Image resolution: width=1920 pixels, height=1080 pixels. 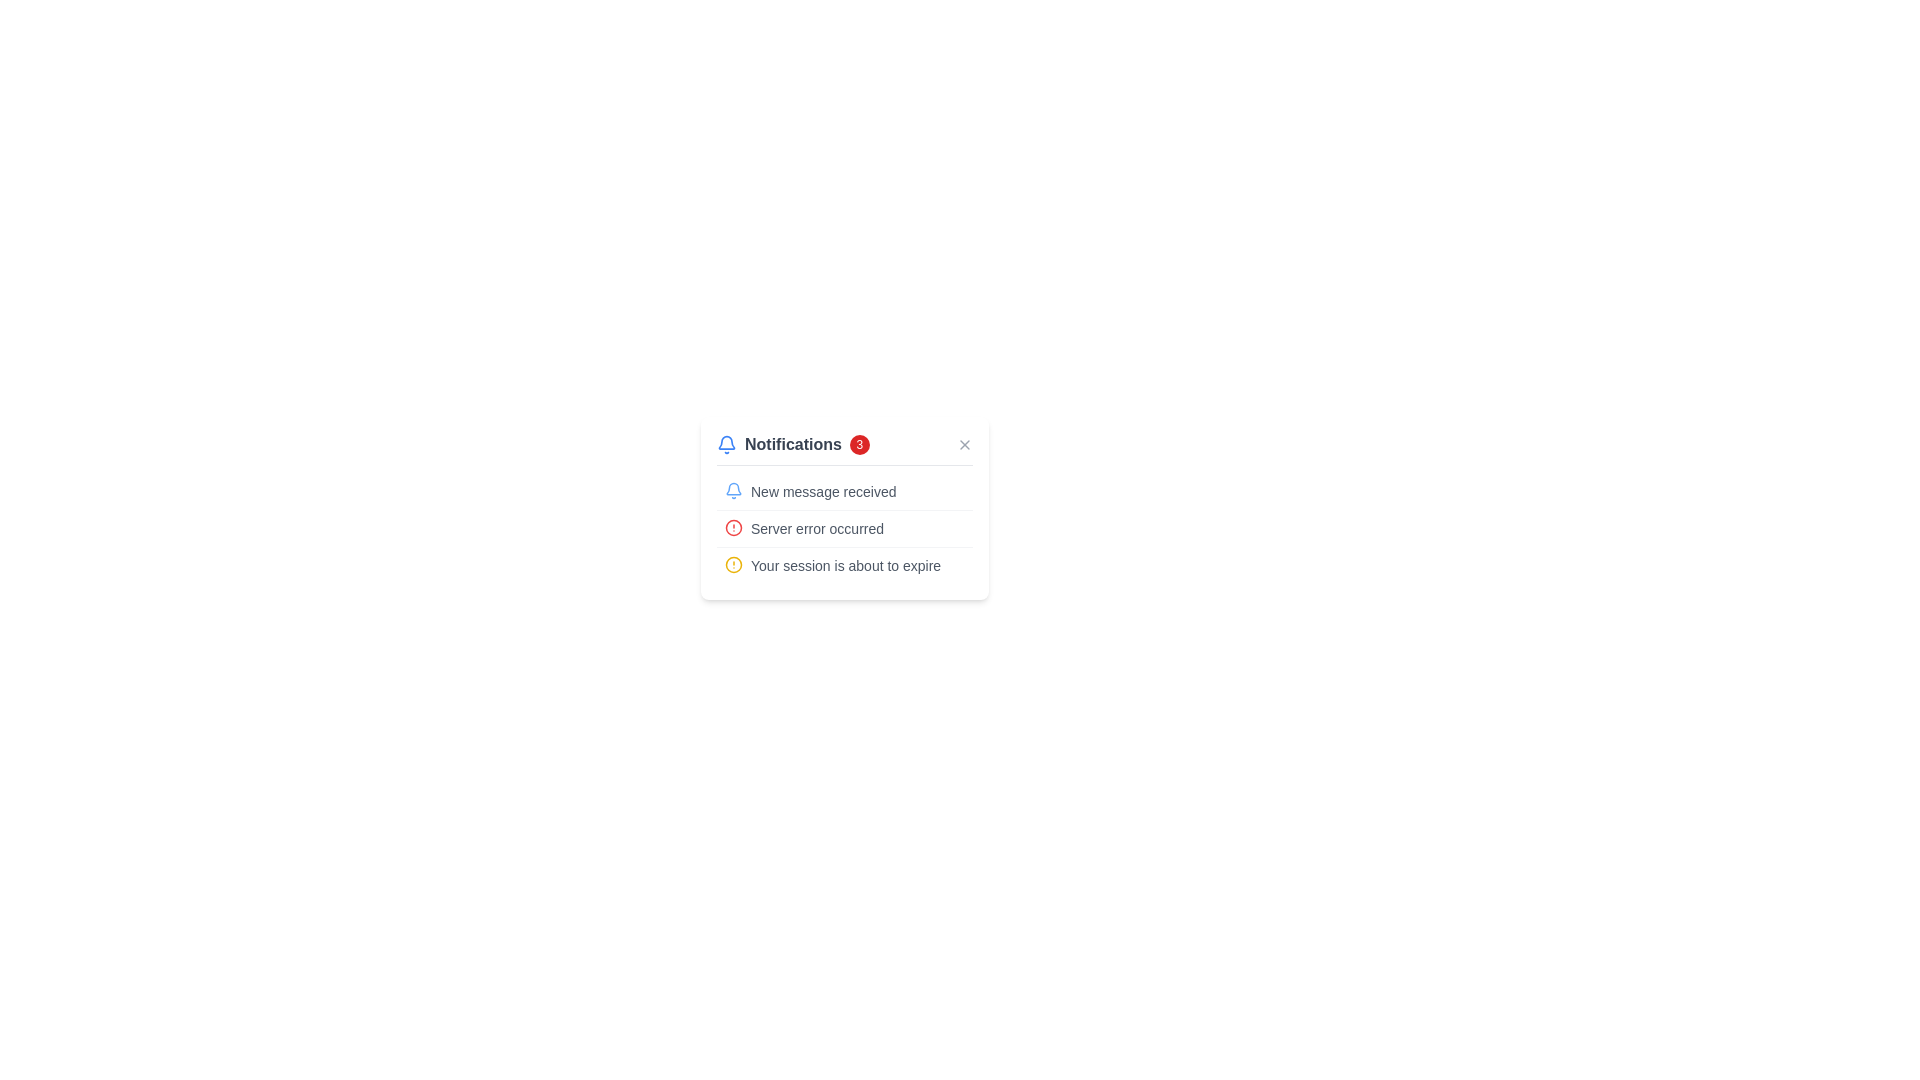 I want to click on the message of the third notification in the vertically stacked list indicating that the user's session is nearing expiration, so click(x=844, y=564).